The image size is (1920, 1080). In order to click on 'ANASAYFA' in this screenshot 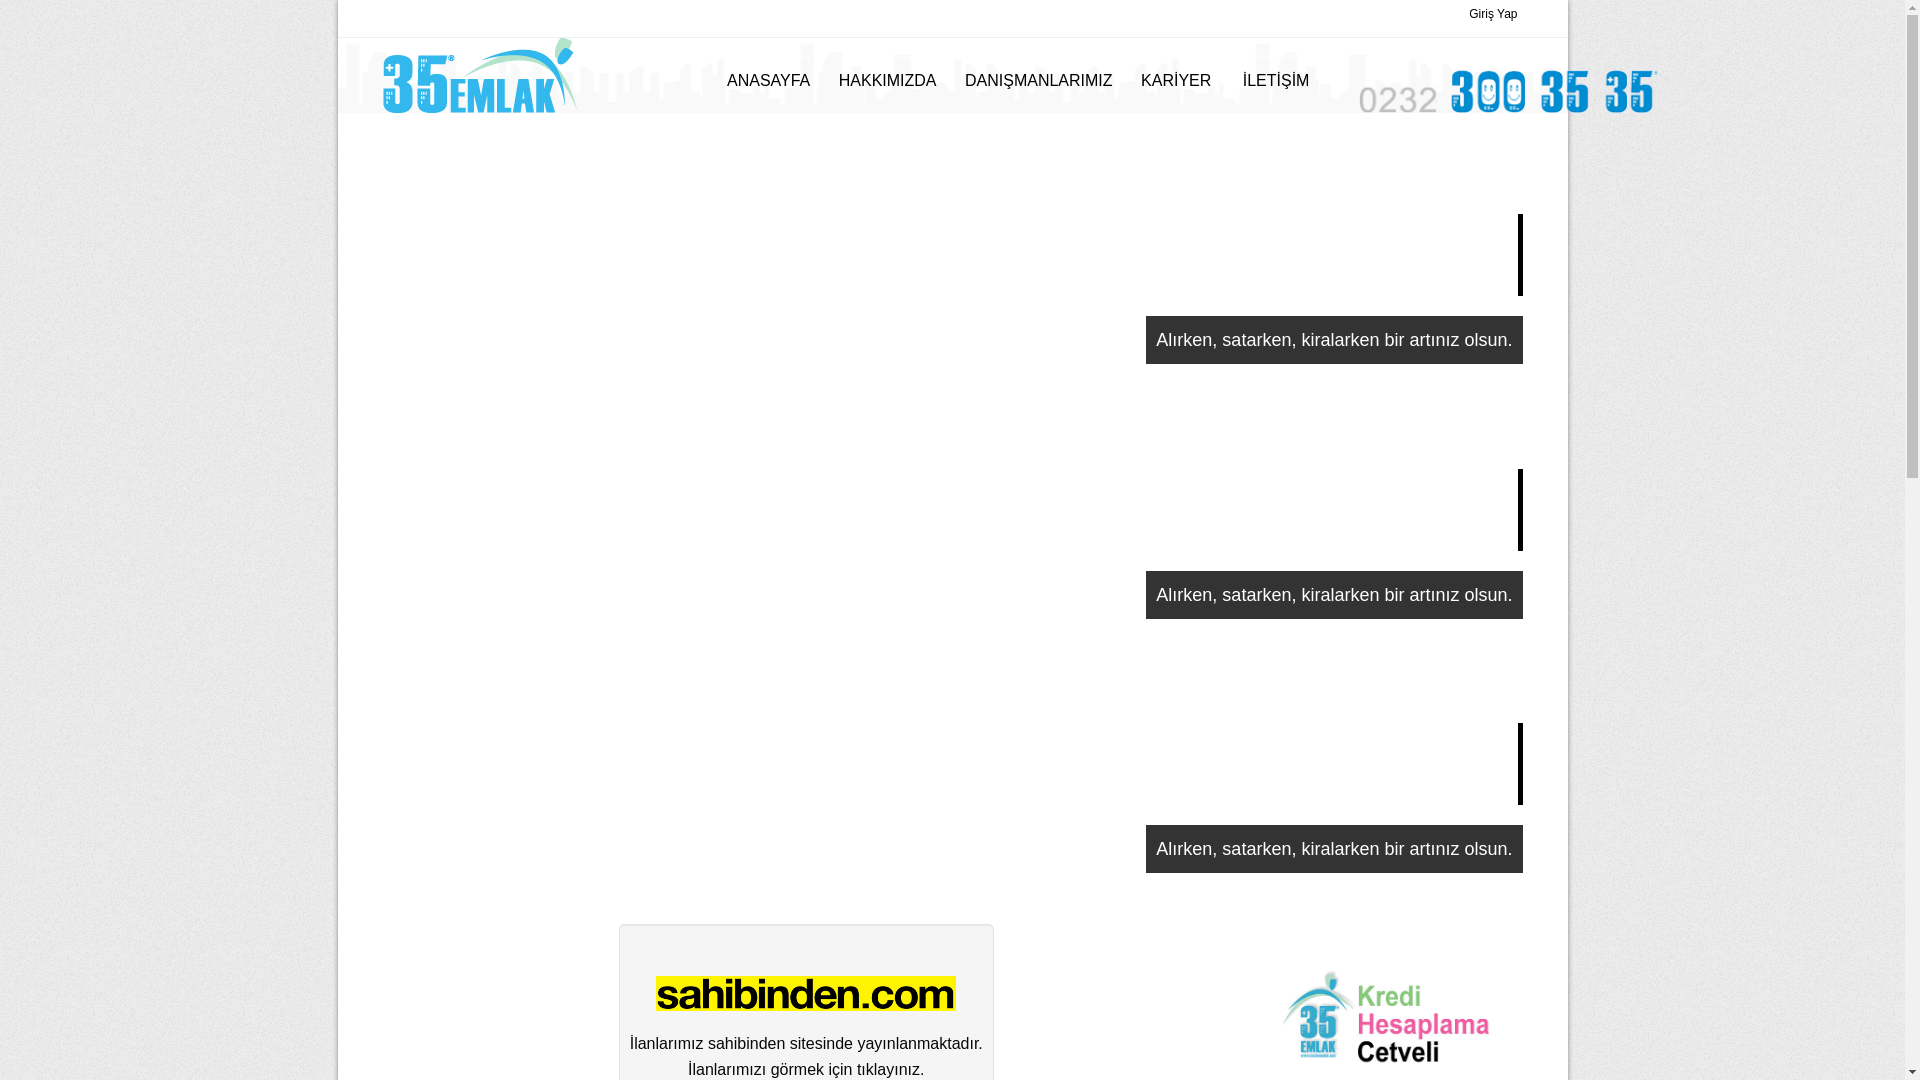, I will do `click(767, 80)`.